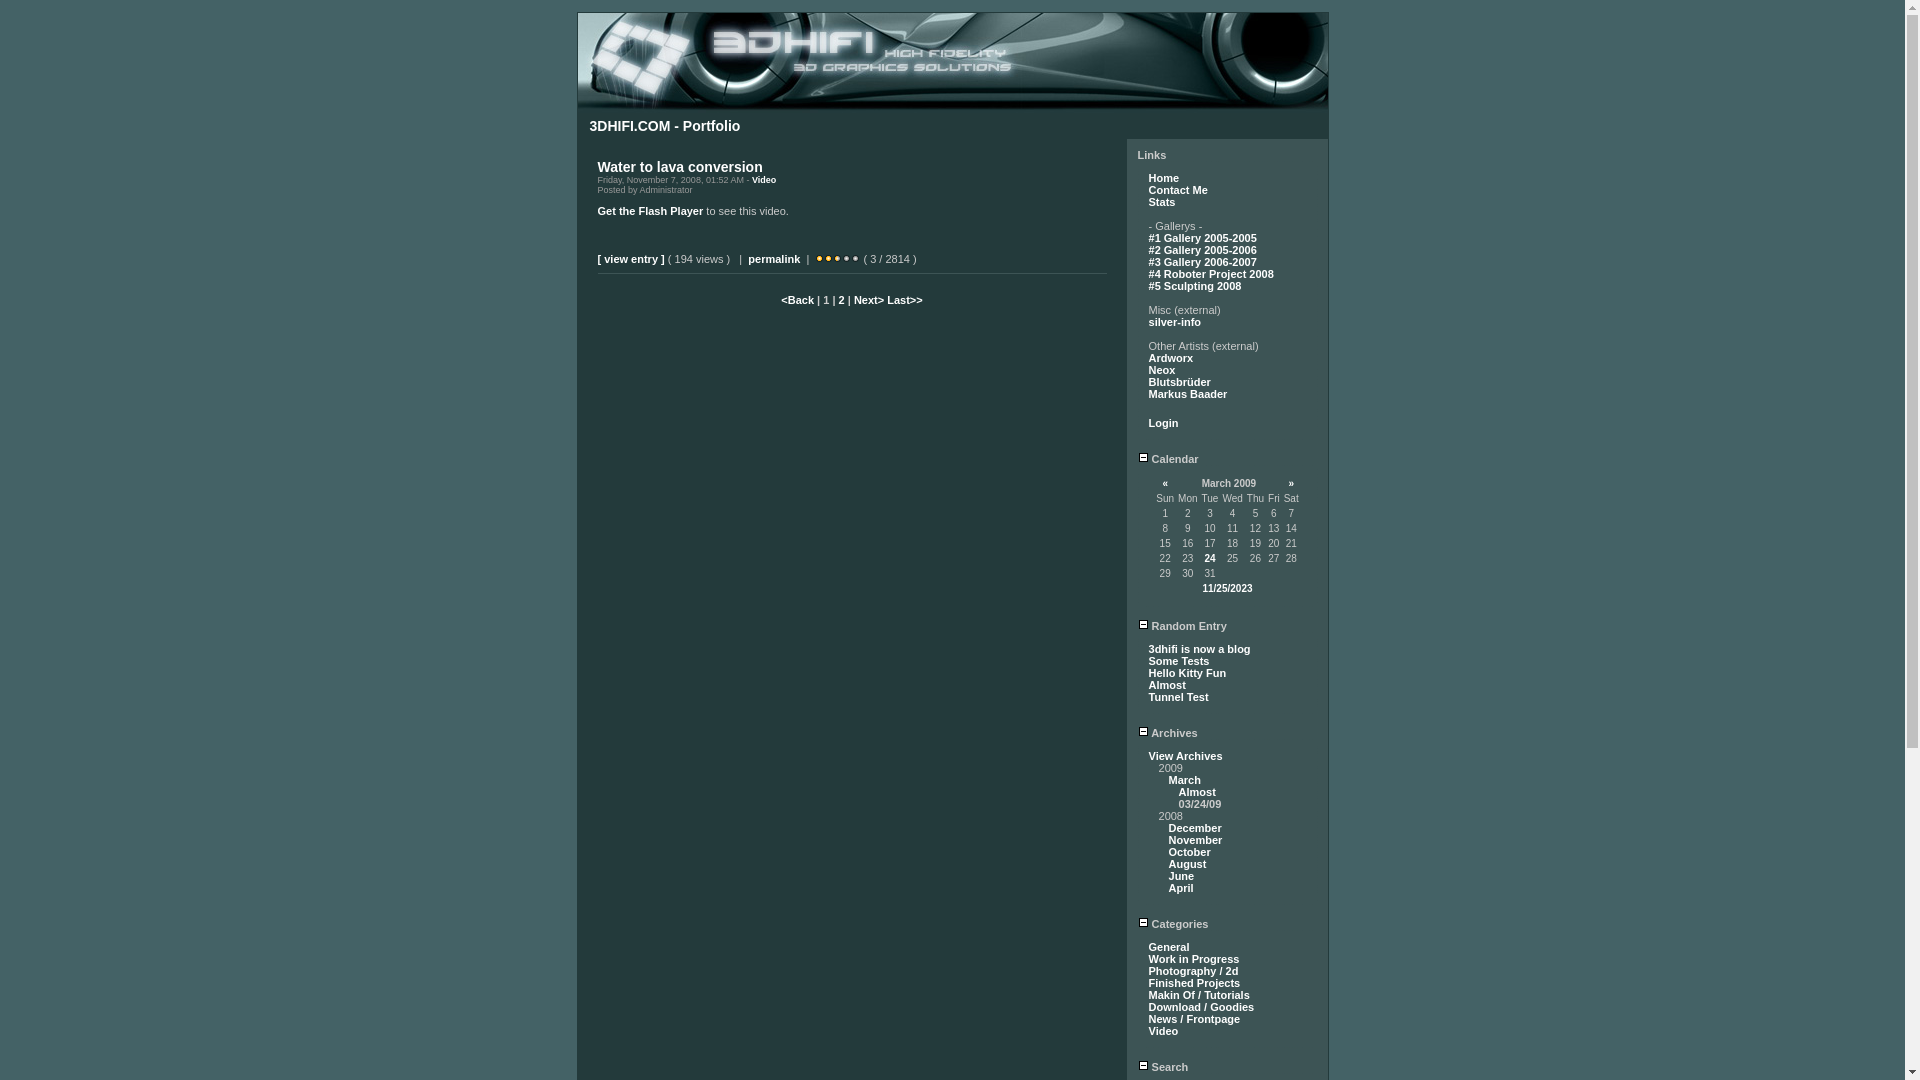 The width and height of the screenshot is (1920, 1080). I want to click on 'silver-info', so click(1175, 320).